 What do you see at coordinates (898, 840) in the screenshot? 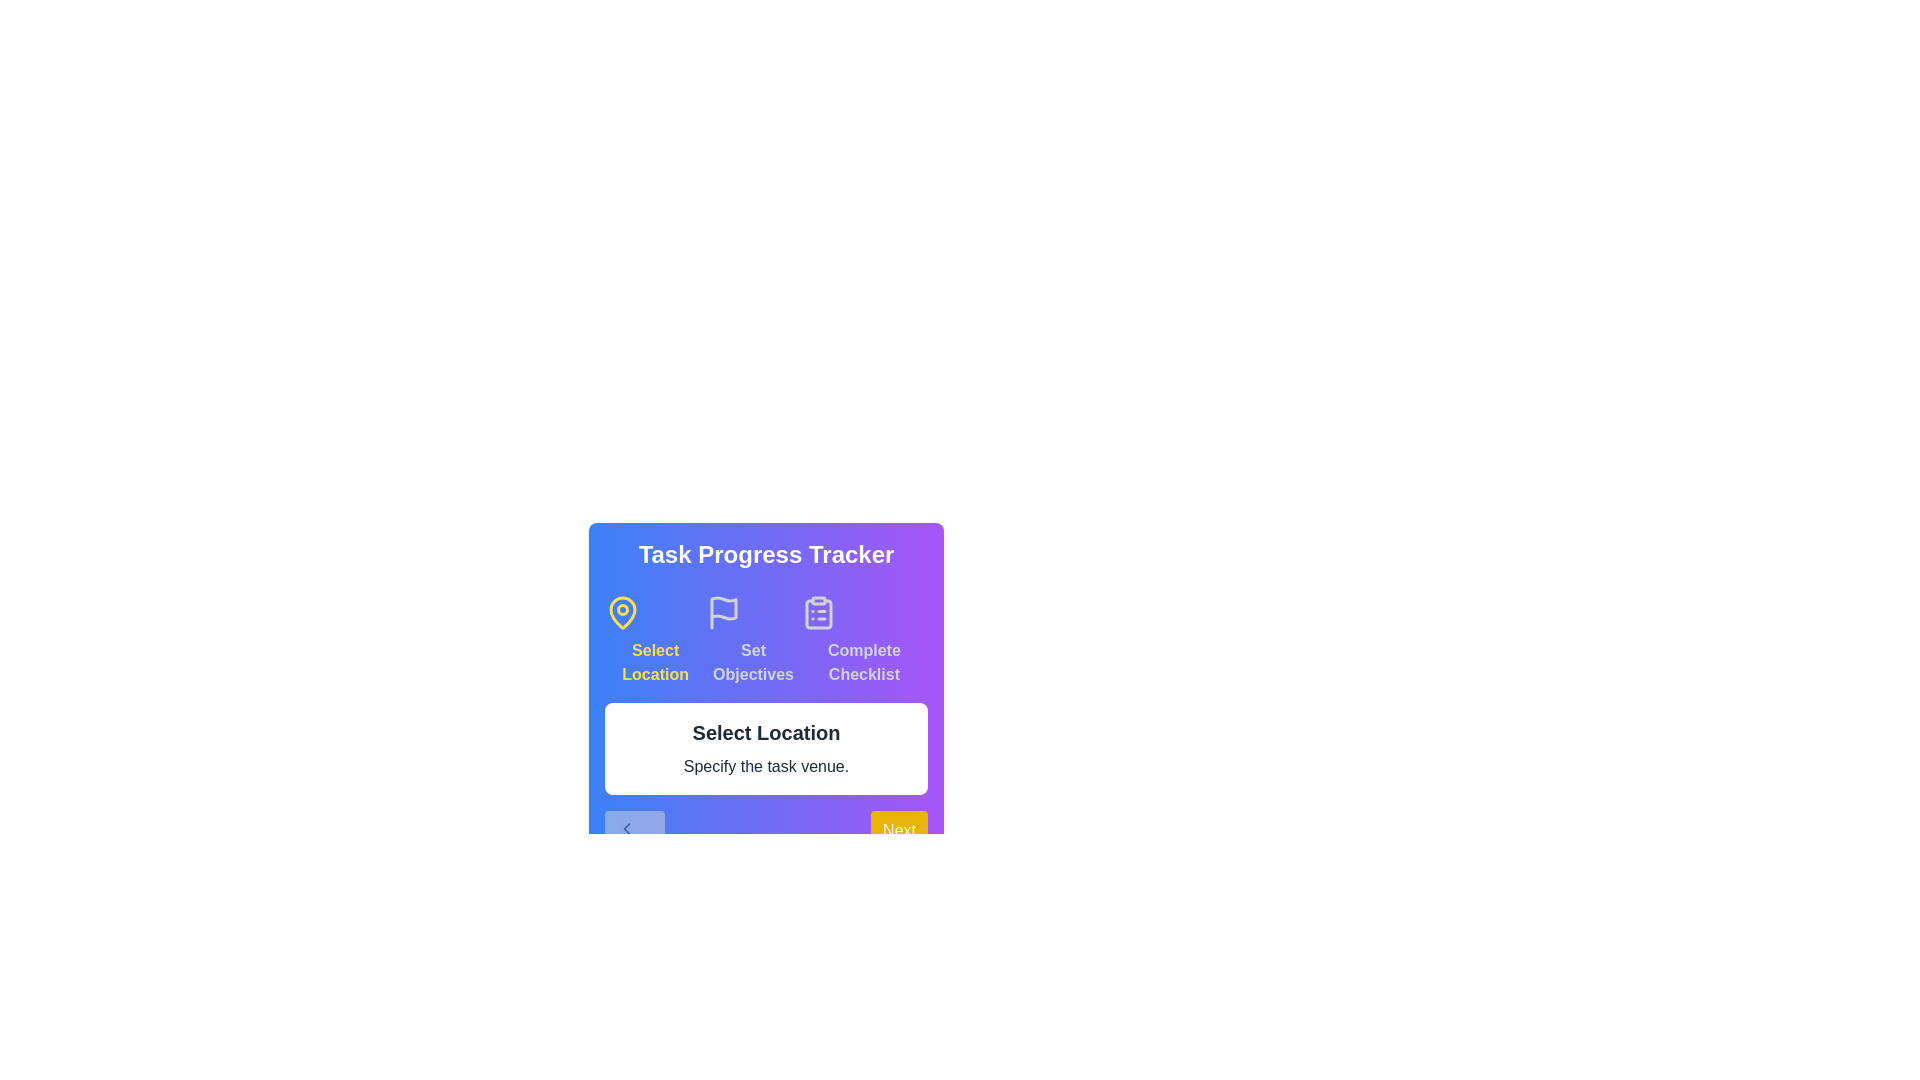
I see `the 'Next' button to navigate to the next step` at bounding box center [898, 840].